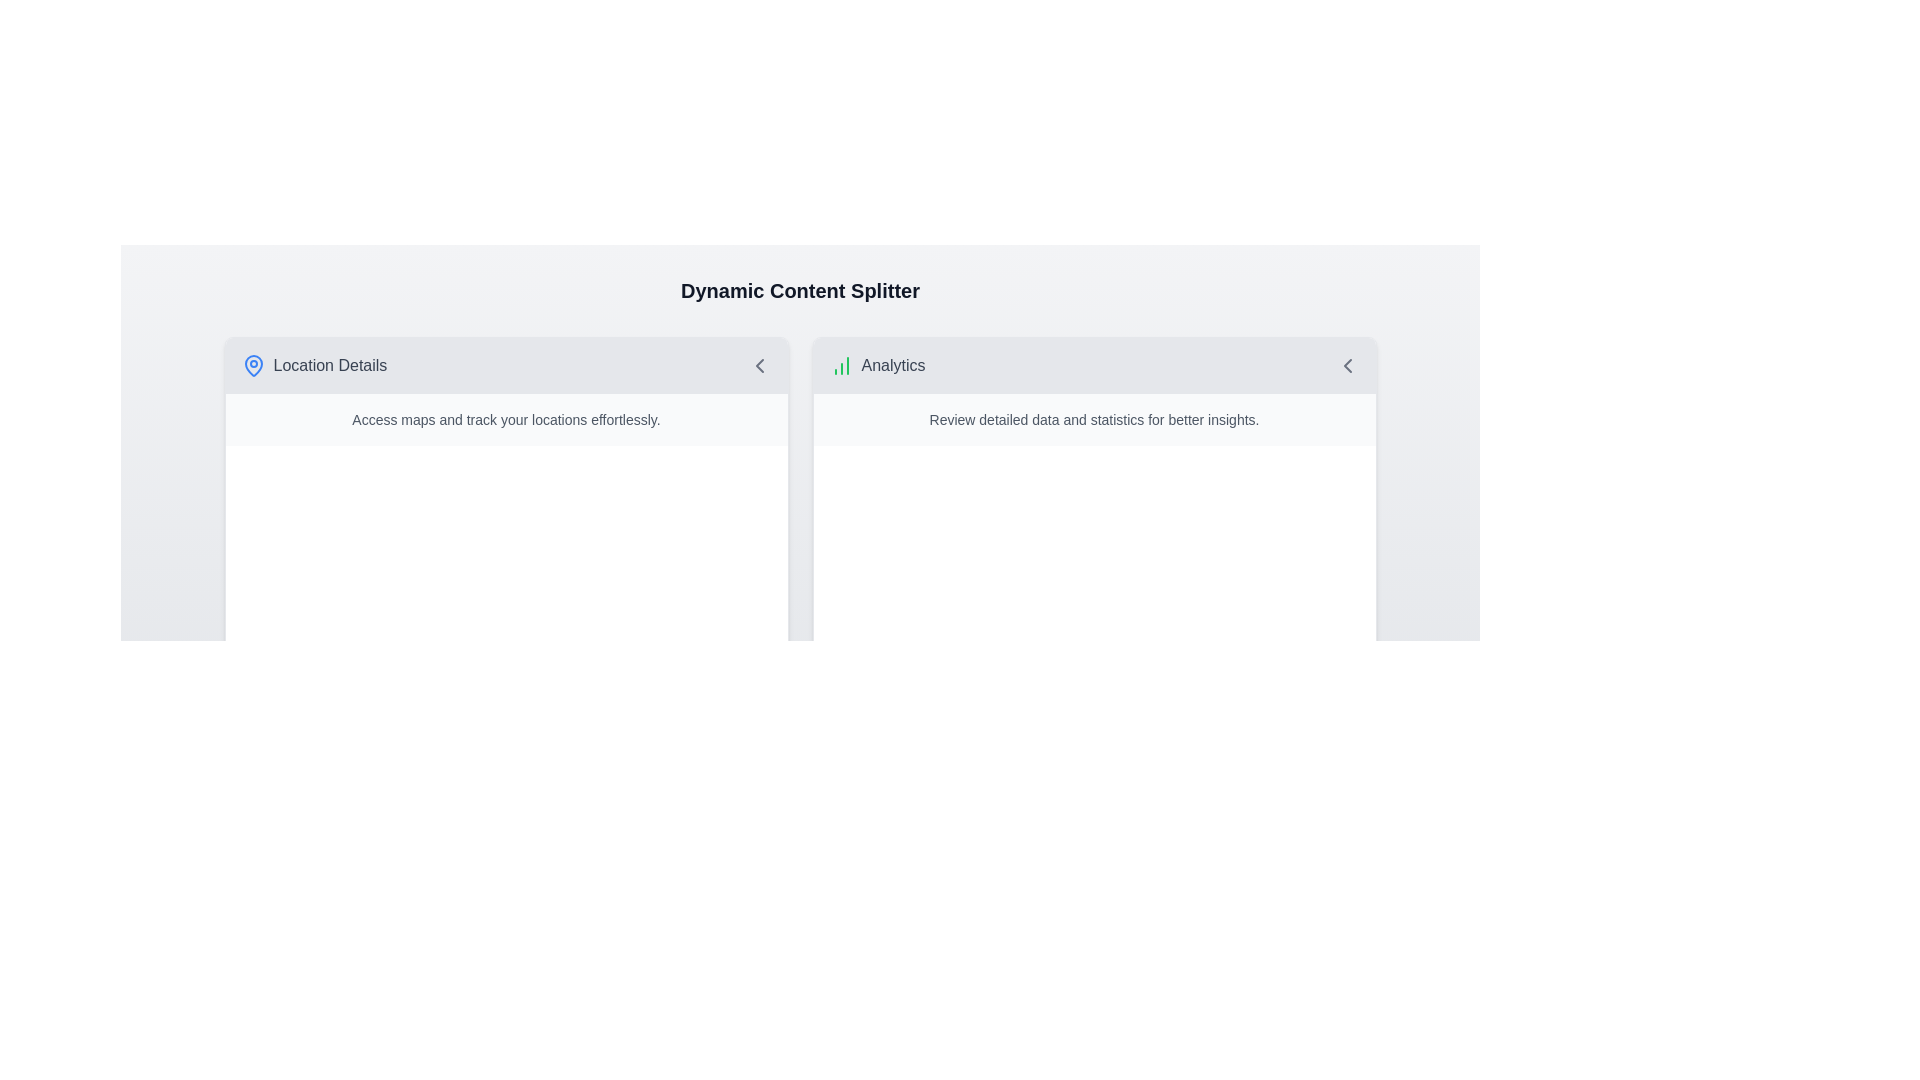 Image resolution: width=1920 pixels, height=1080 pixels. I want to click on the static text that reads 'Review detailed data and statistics for better insights.' located at the bottom of the 'Analytics' section, so click(1093, 419).